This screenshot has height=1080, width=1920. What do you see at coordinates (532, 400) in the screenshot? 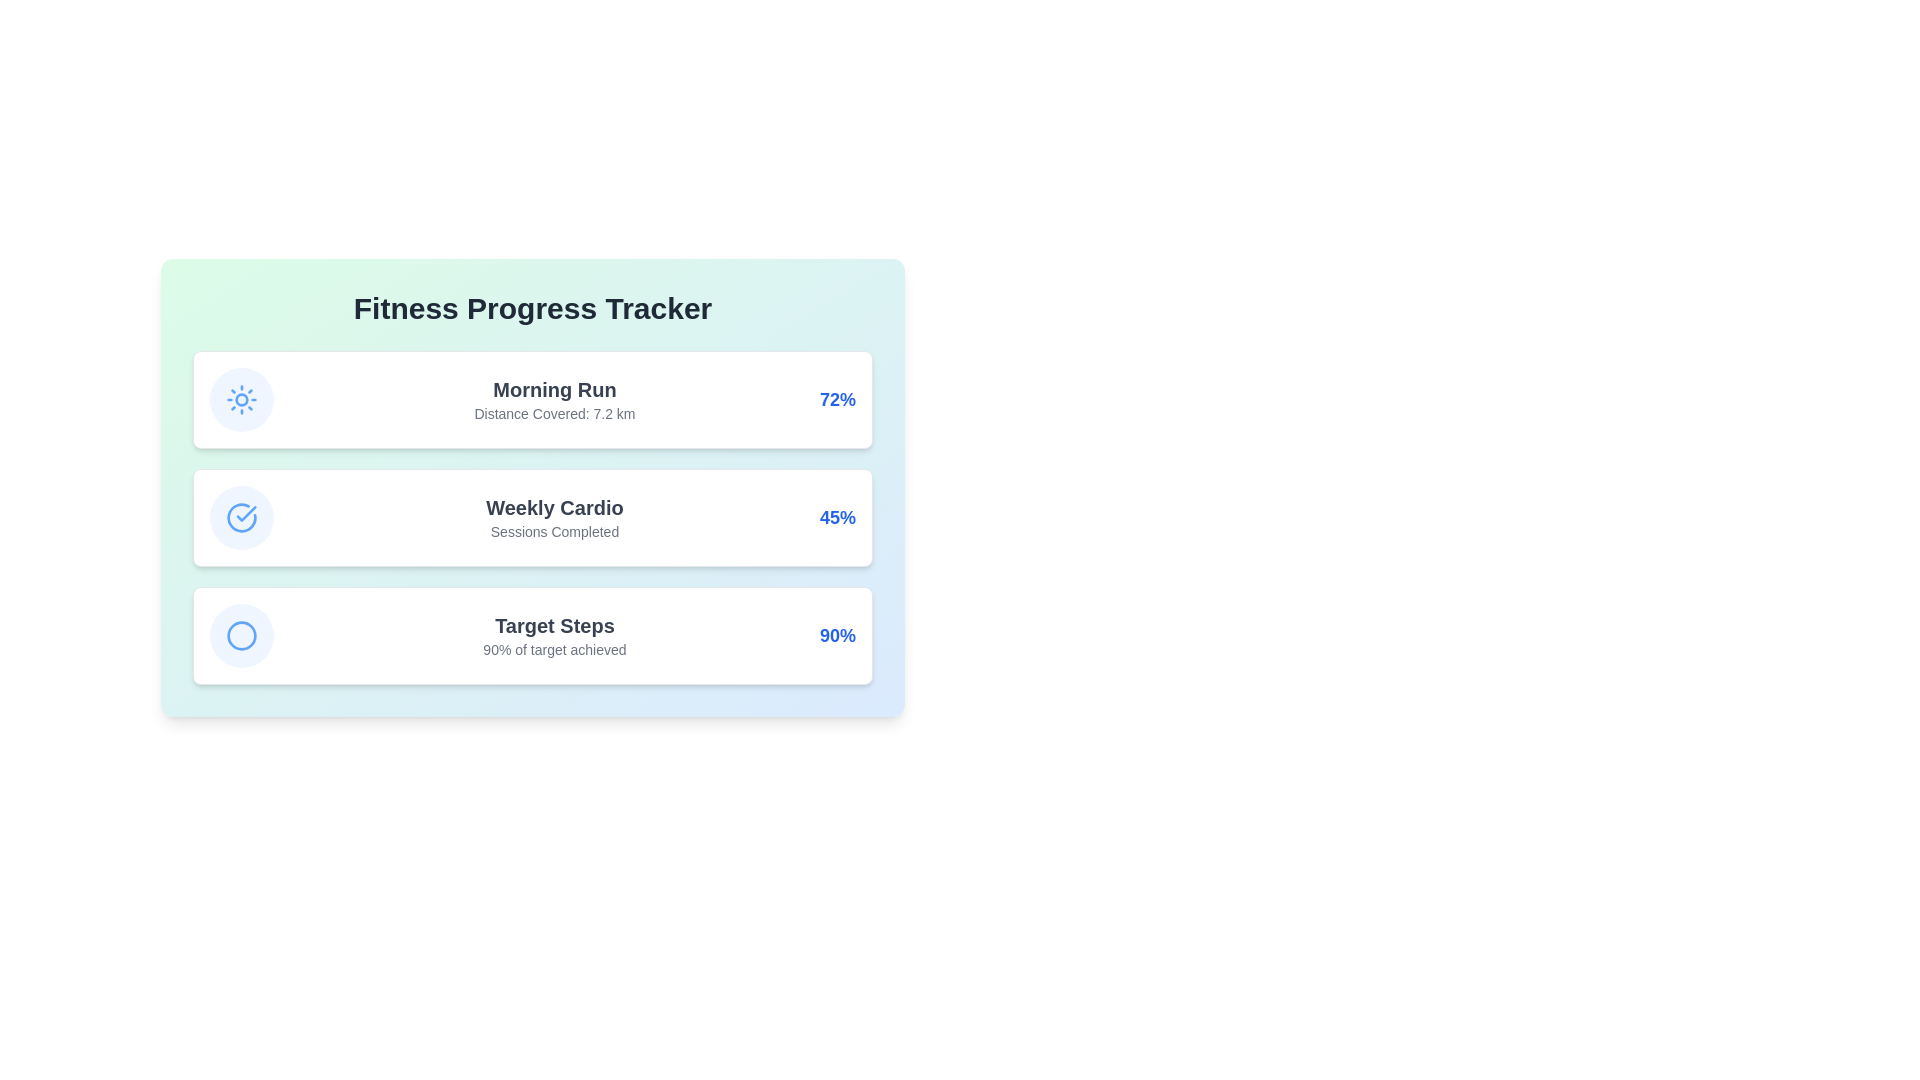
I see `the Information Card that summarizes the morning run fitness activity in the 'Fitness Progress Tracker' section` at bounding box center [532, 400].